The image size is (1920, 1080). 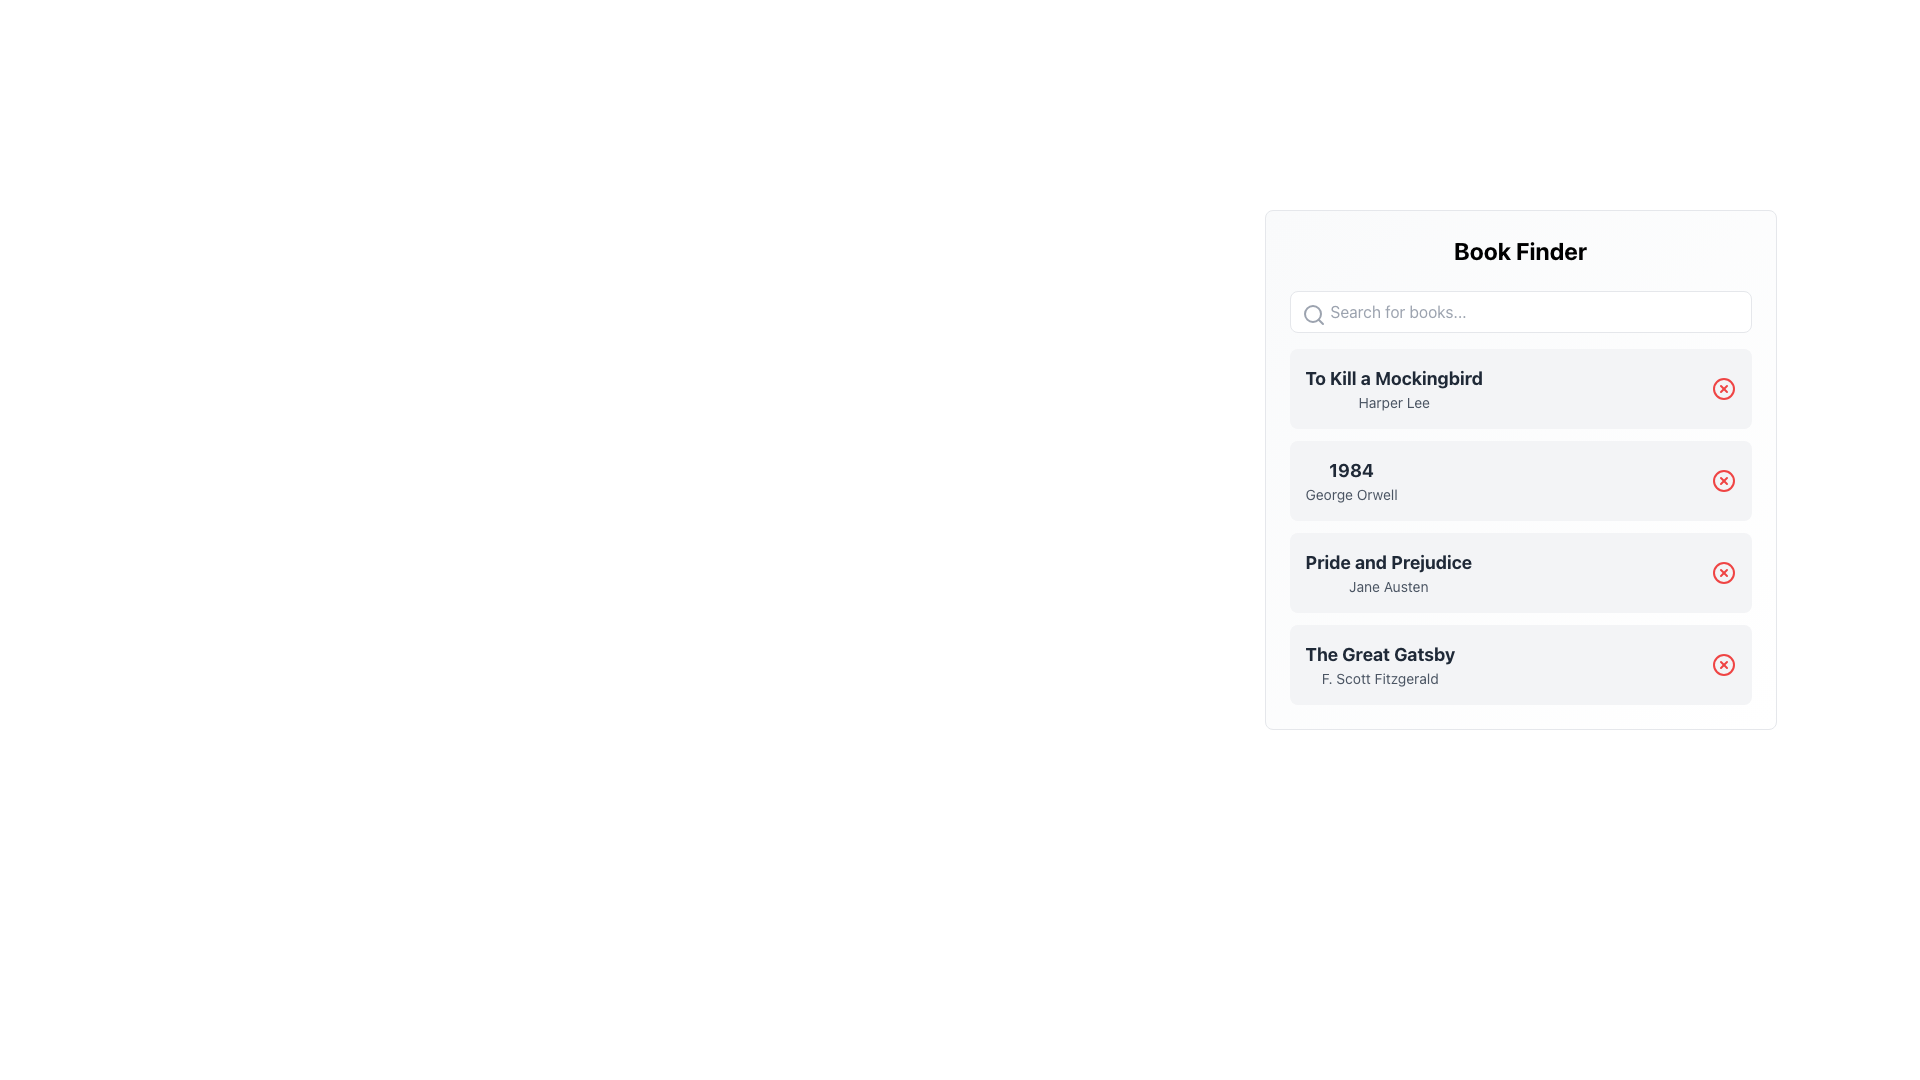 What do you see at coordinates (1722, 664) in the screenshot?
I see `the Icon button with a circular outline and X-mark located at the far right of the list item 'The Great Gatsby' by F. Scott Fitzgerald to trigger additional visual feedback` at bounding box center [1722, 664].